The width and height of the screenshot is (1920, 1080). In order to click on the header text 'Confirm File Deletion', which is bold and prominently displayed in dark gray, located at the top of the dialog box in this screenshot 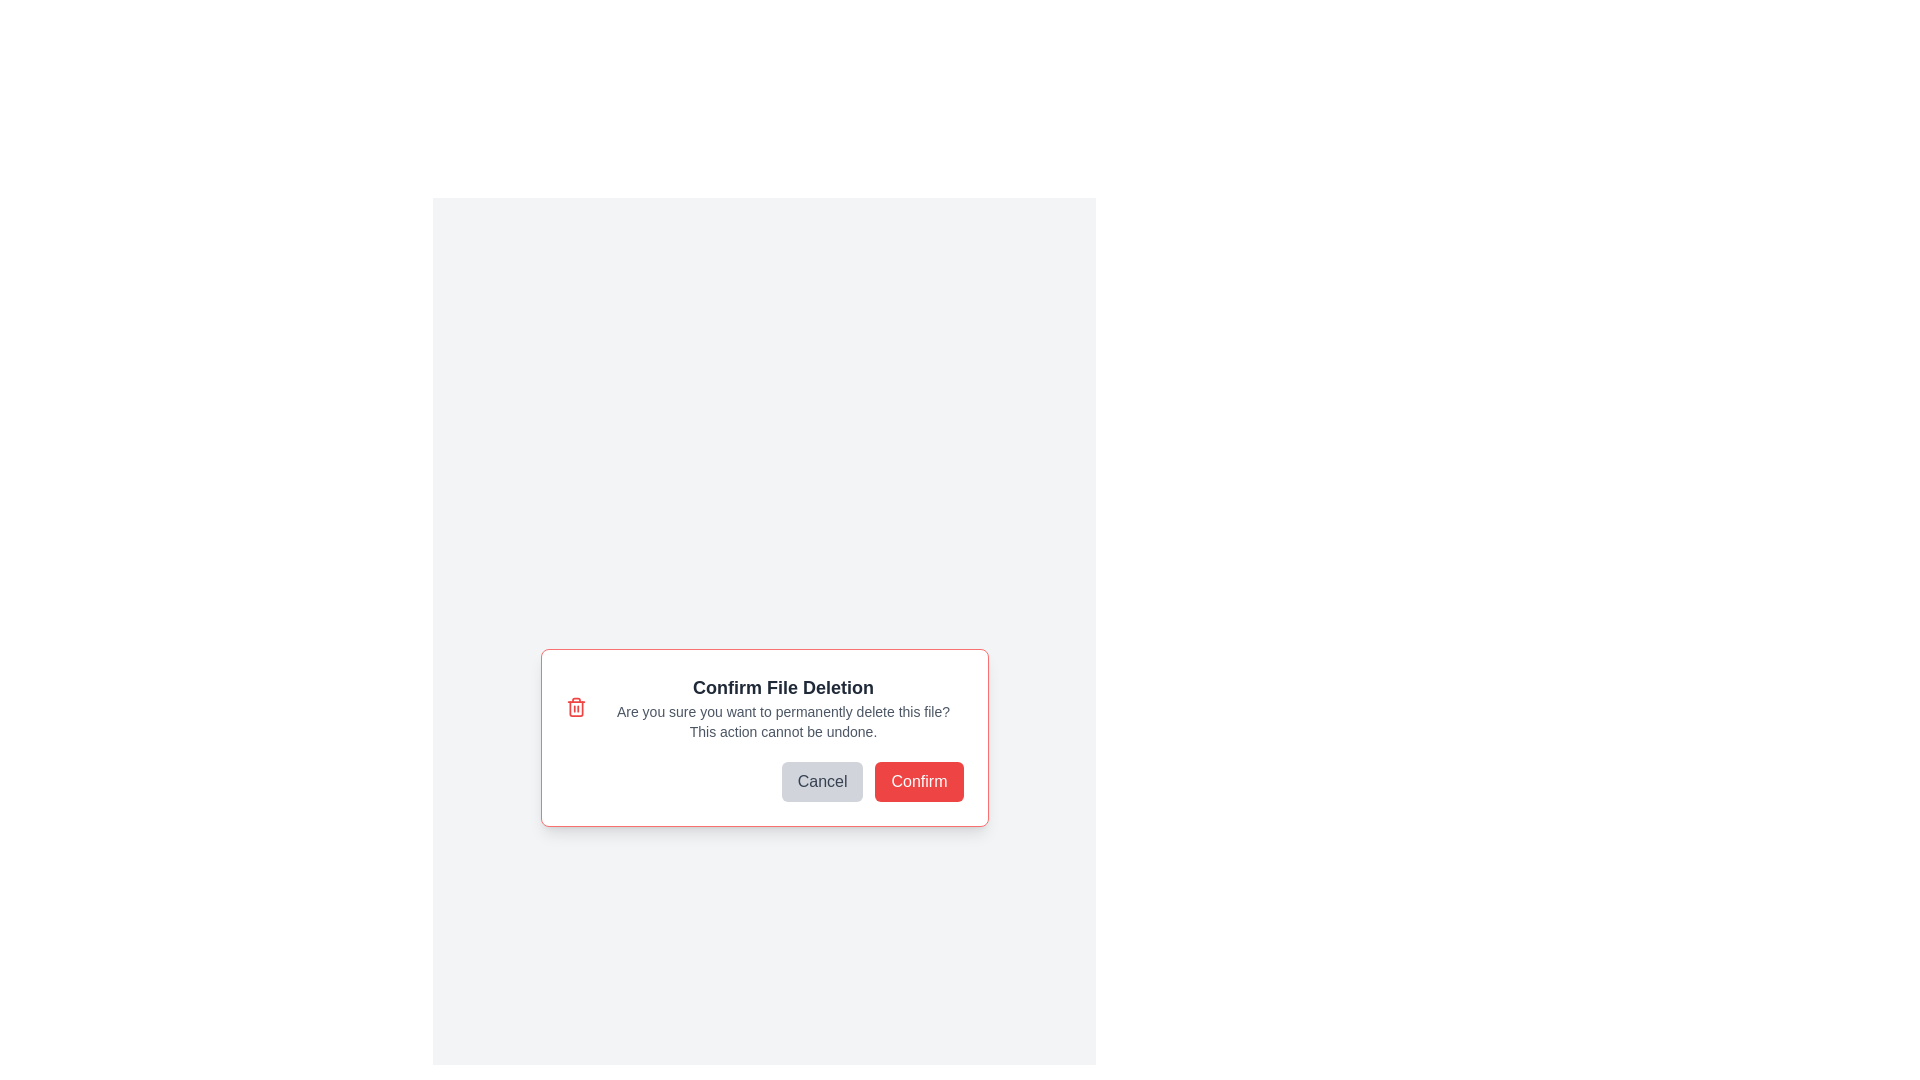, I will do `click(782, 686)`.